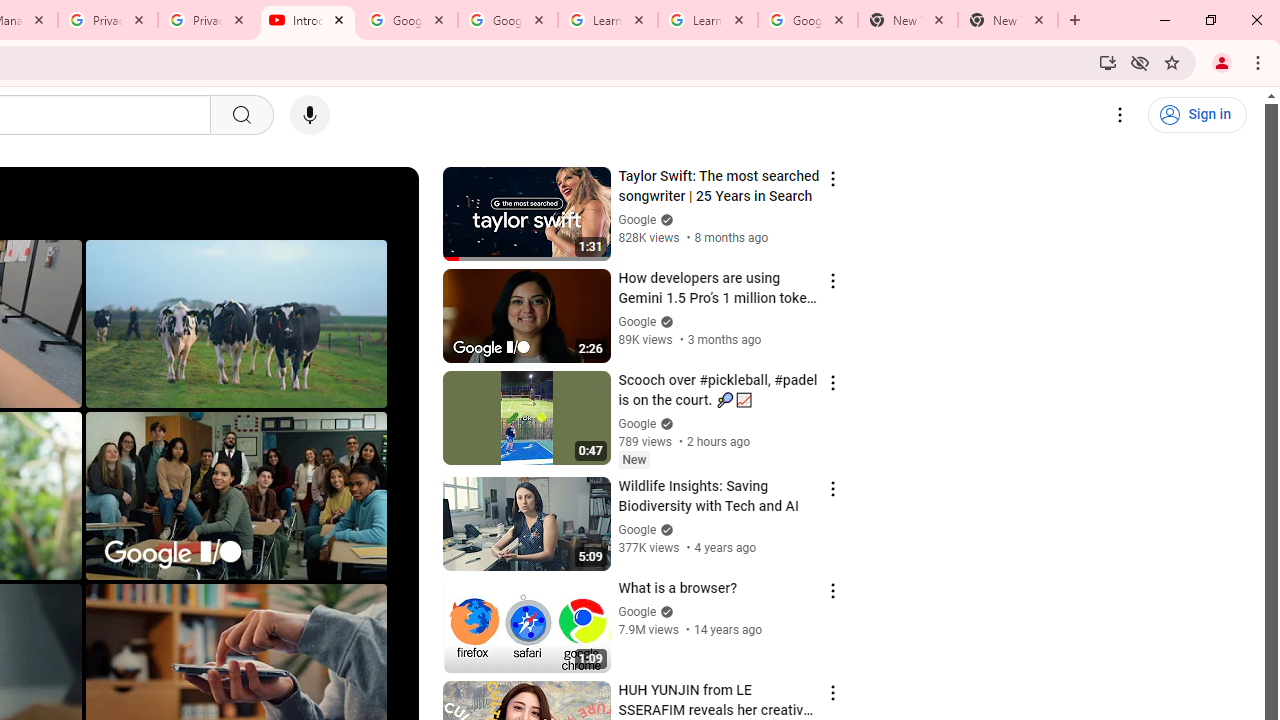 The image size is (1280, 720). What do you see at coordinates (1106, 61) in the screenshot?
I see `'Install YouTube'` at bounding box center [1106, 61].